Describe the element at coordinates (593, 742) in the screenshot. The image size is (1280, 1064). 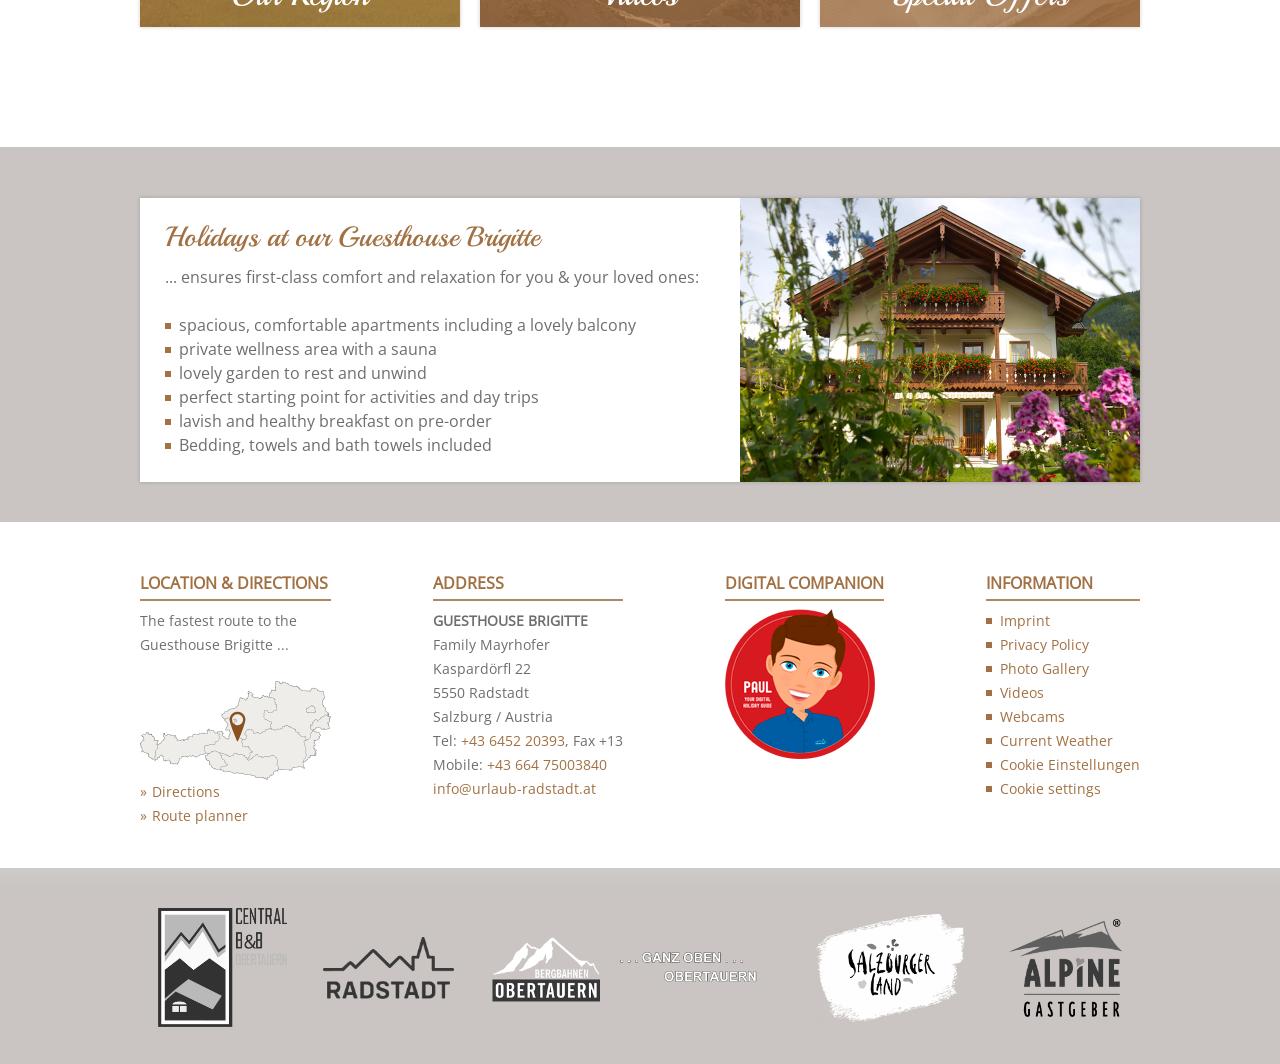
I see `', Fax +13'` at that location.